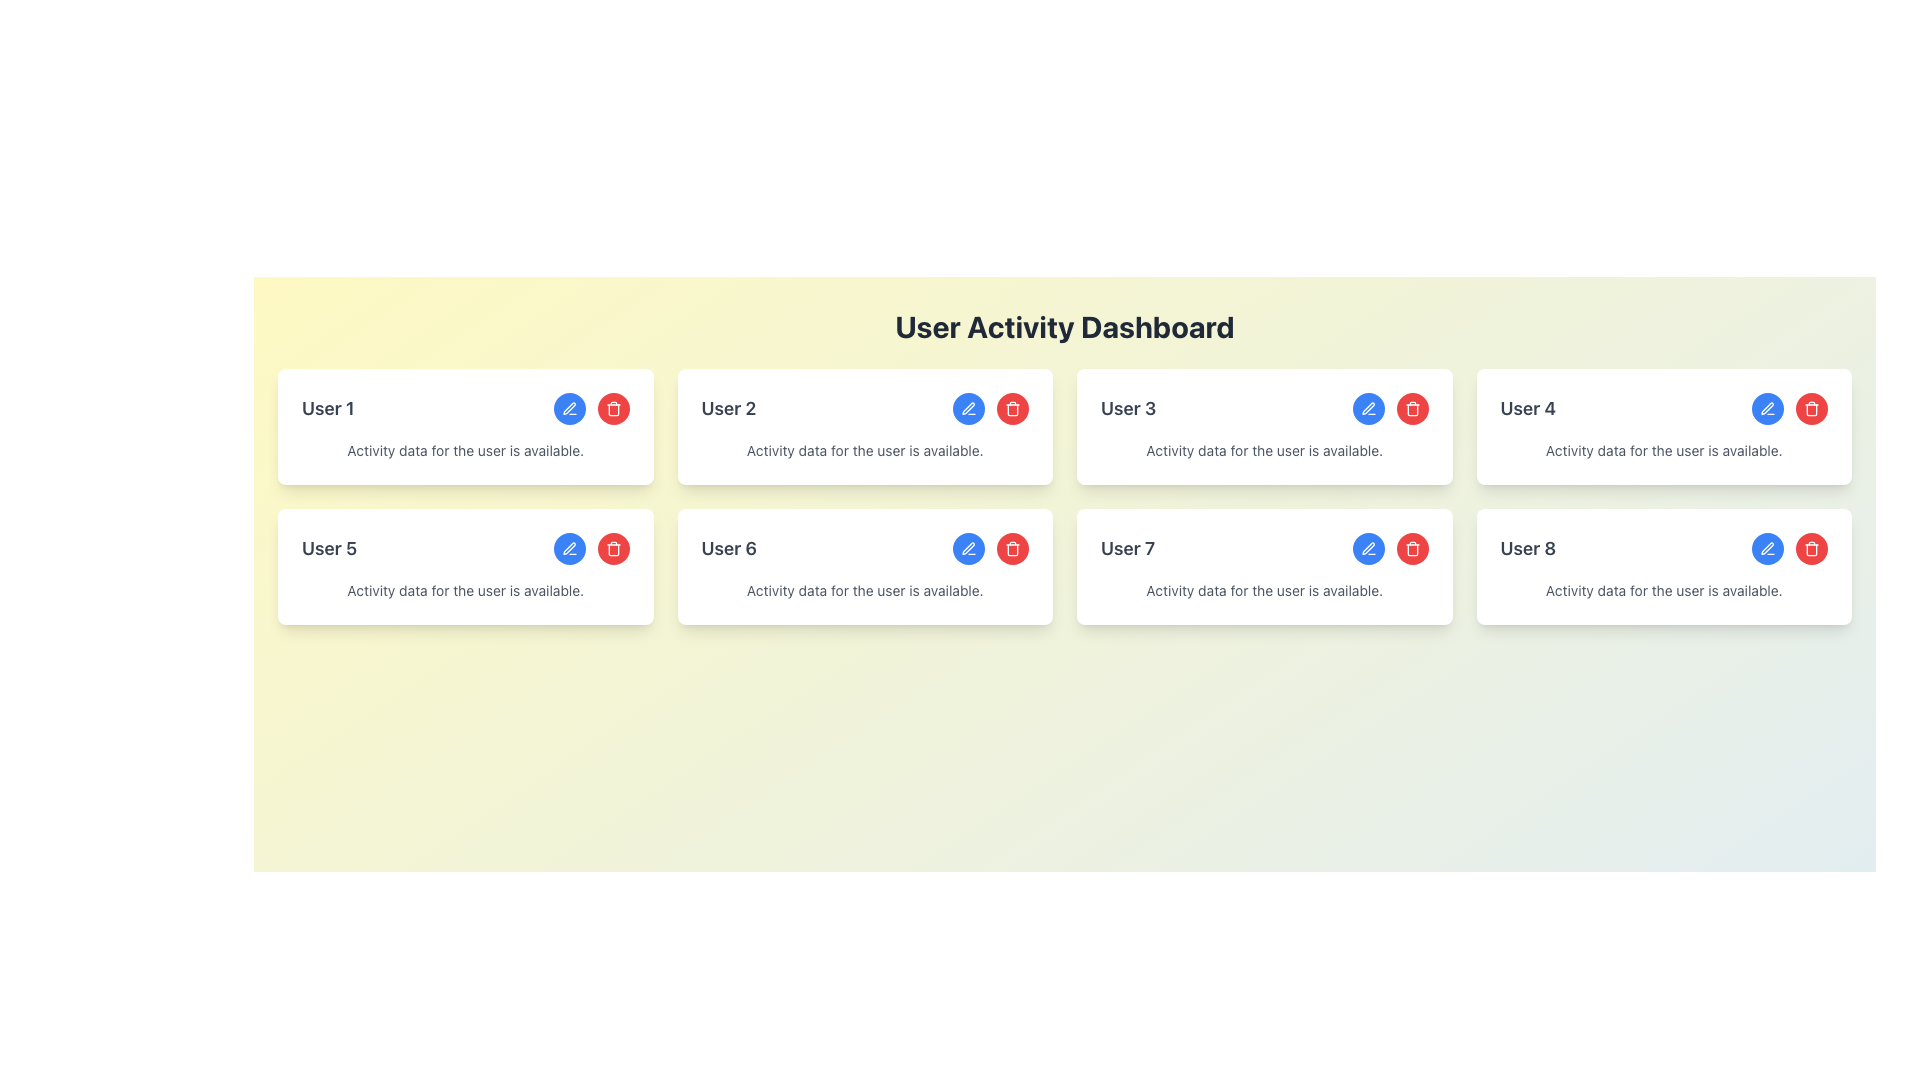 The height and width of the screenshot is (1080, 1920). I want to click on the pen icon located next to the 'User 5' text at the bottom right of the card, so click(568, 548).